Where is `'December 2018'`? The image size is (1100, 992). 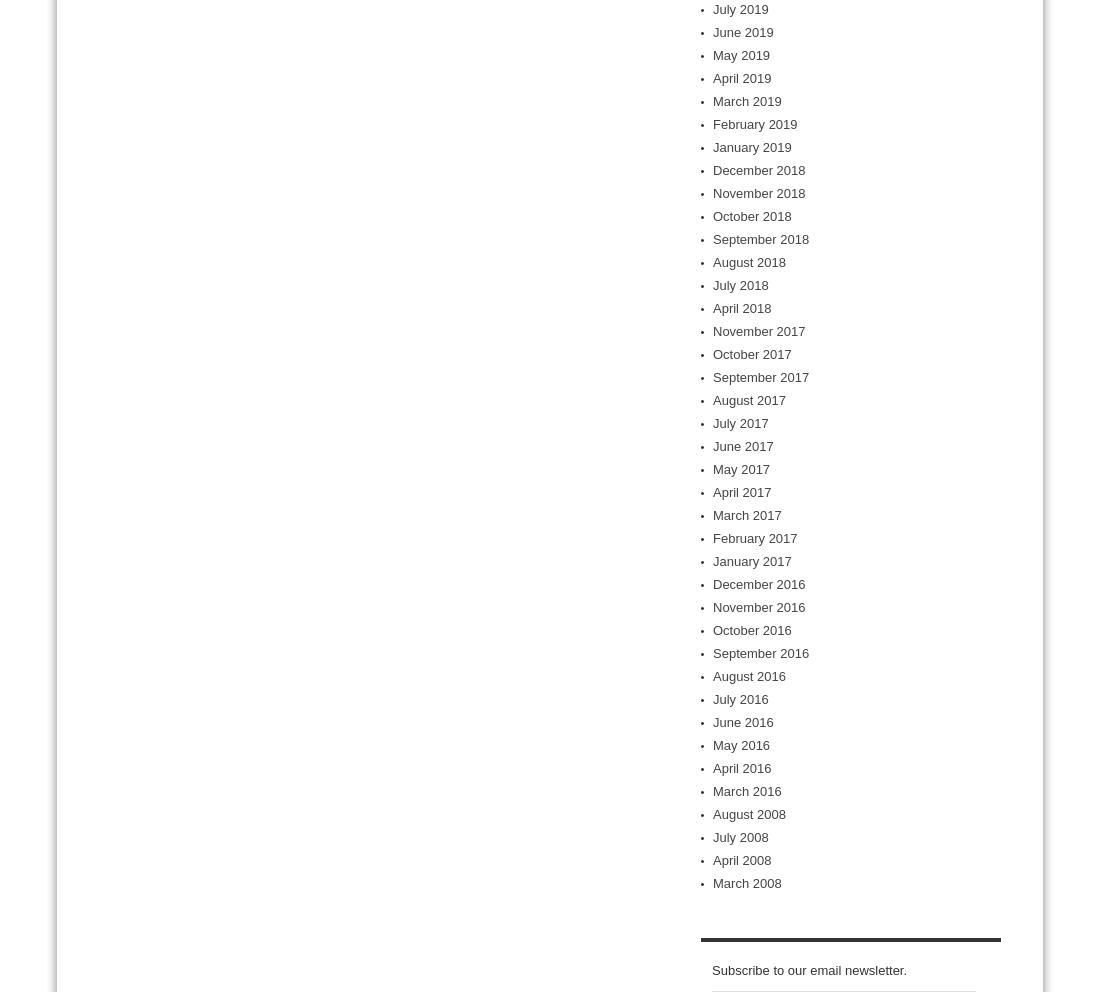 'December 2018' is located at coordinates (758, 169).